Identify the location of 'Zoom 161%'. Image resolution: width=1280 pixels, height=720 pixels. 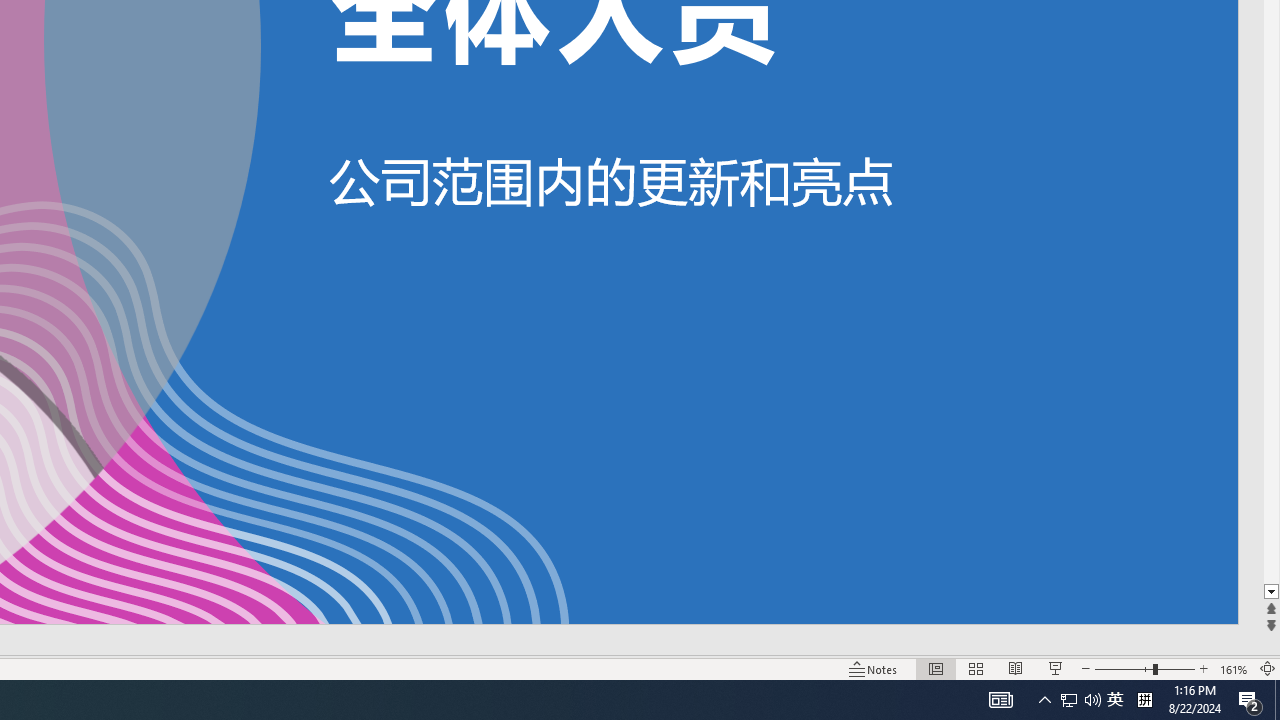
(1233, 669).